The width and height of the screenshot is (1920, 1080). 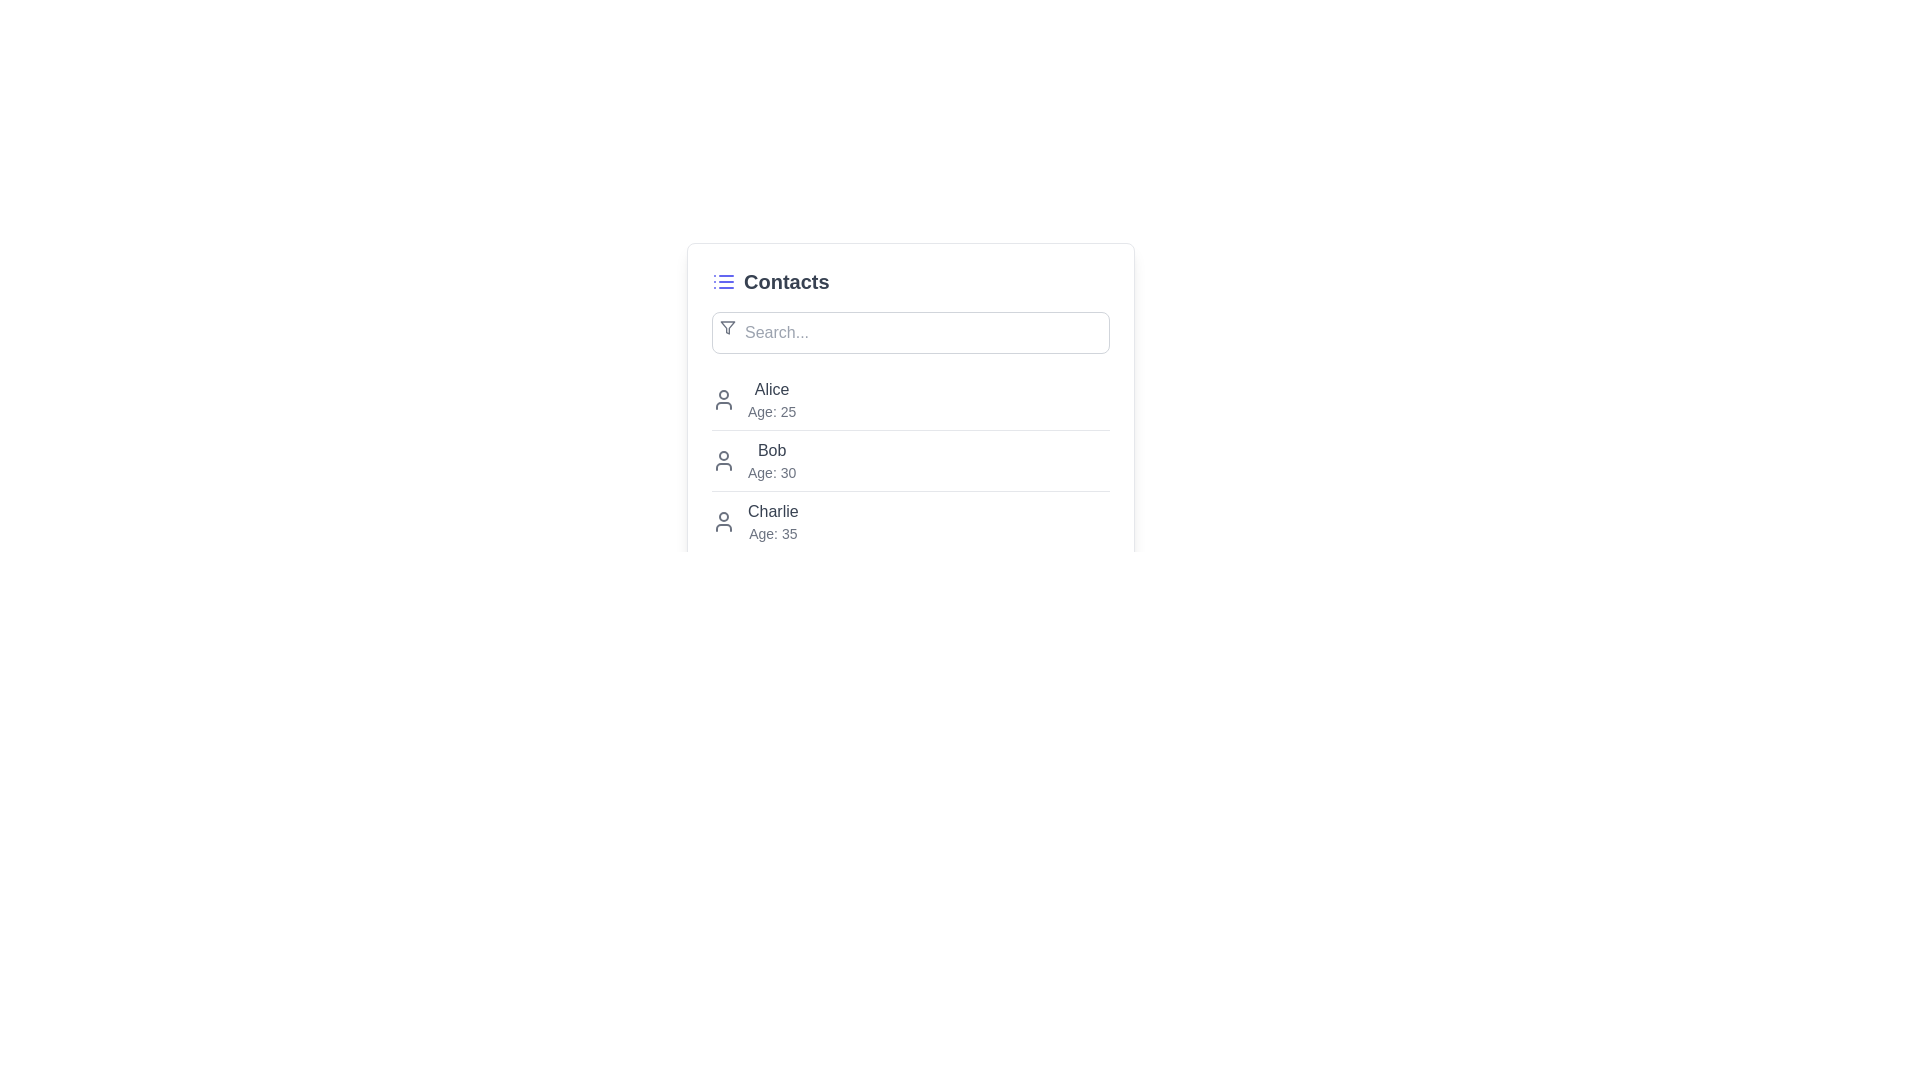 I want to click on the list item containing individual information, which is located between the items labeled 'Alice' and 'Charlie', so click(x=910, y=461).